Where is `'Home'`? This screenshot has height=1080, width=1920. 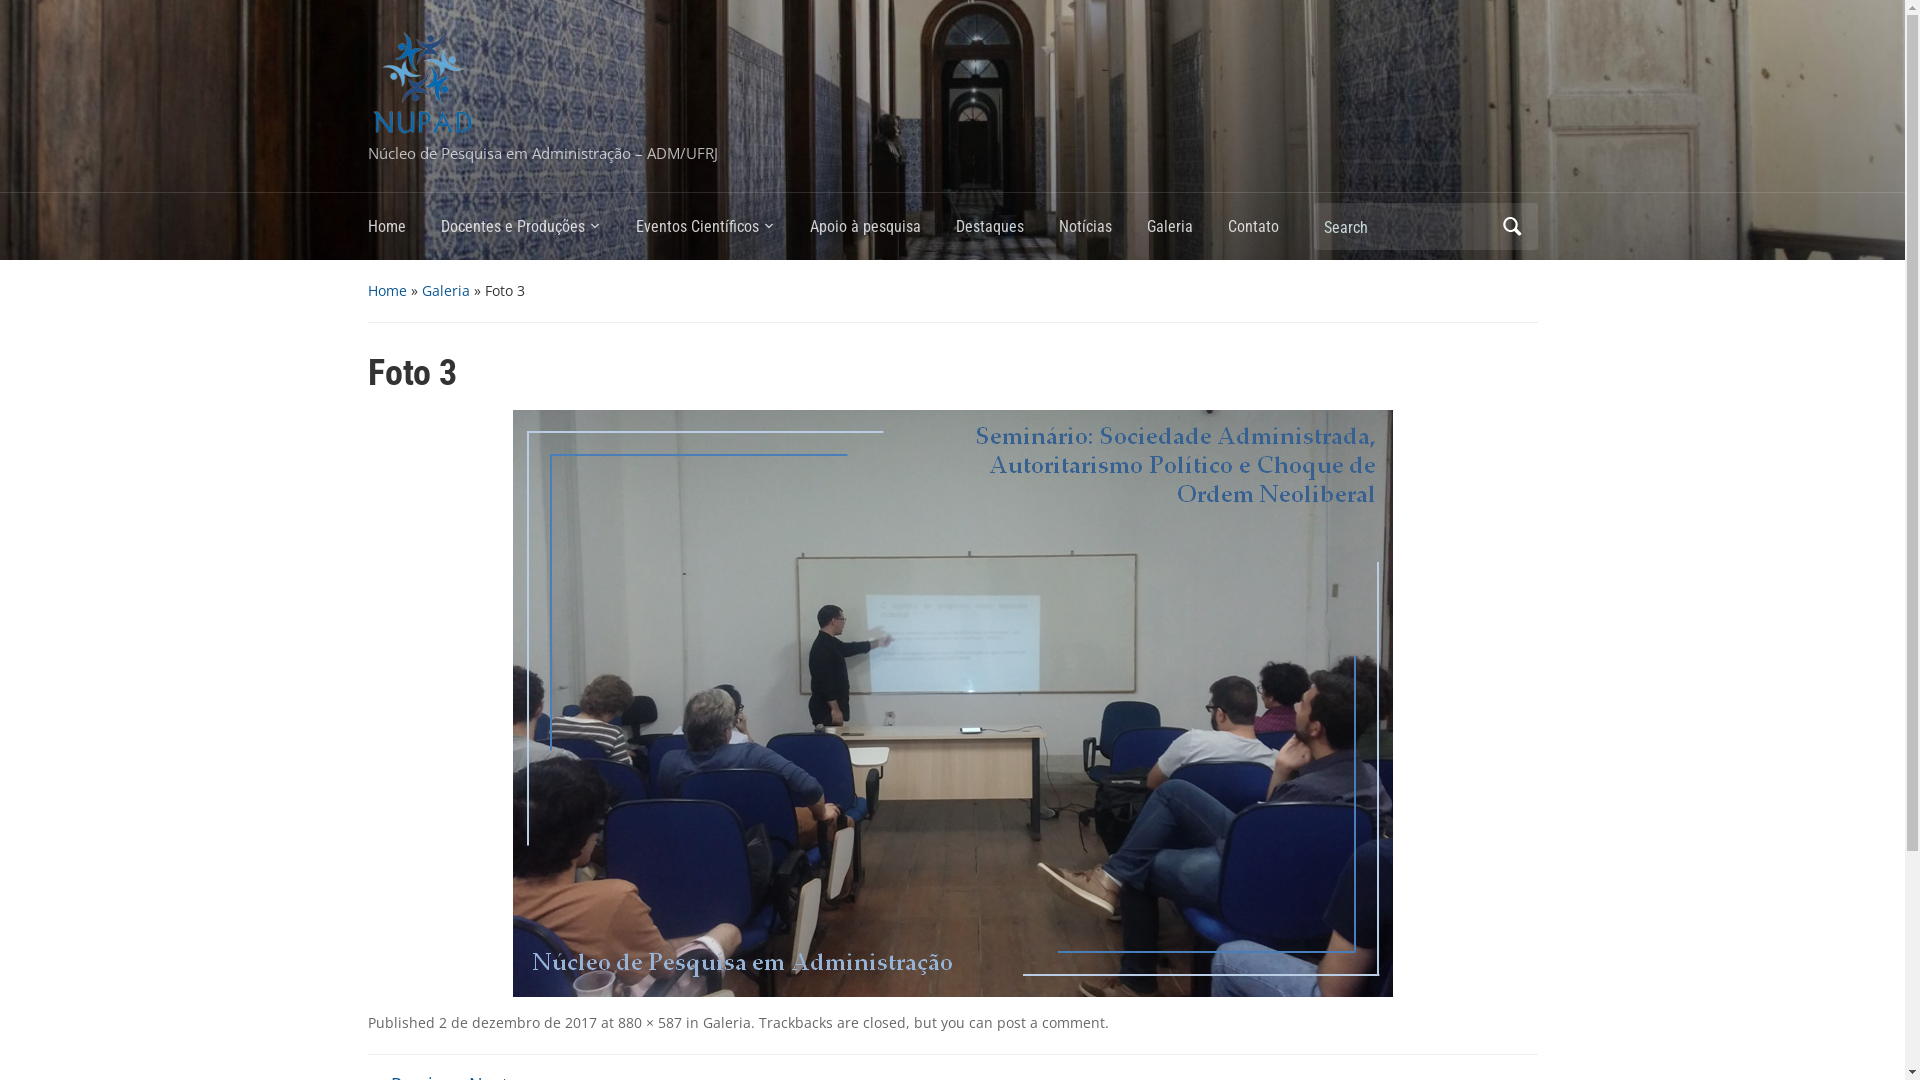
'Home' is located at coordinates (403, 231).